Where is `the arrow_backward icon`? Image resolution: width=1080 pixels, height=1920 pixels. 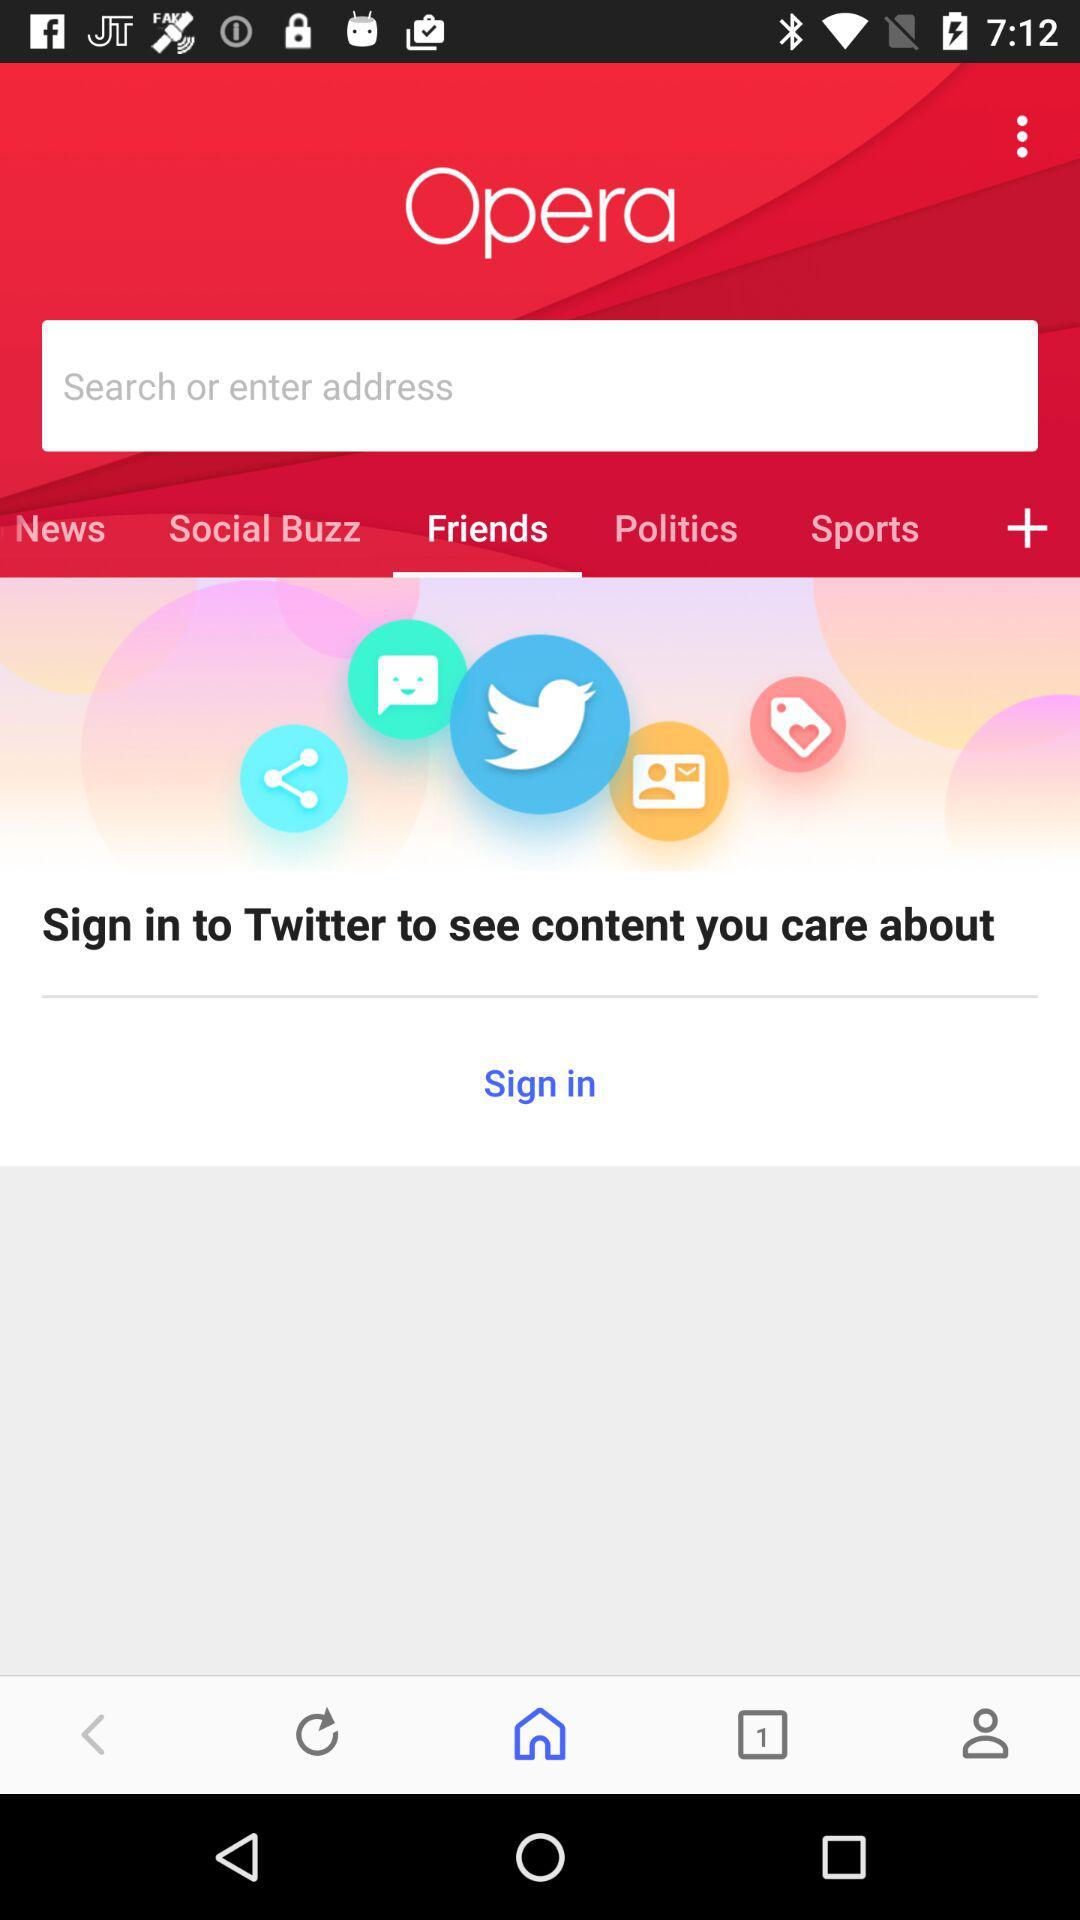
the arrow_backward icon is located at coordinates (94, 1733).